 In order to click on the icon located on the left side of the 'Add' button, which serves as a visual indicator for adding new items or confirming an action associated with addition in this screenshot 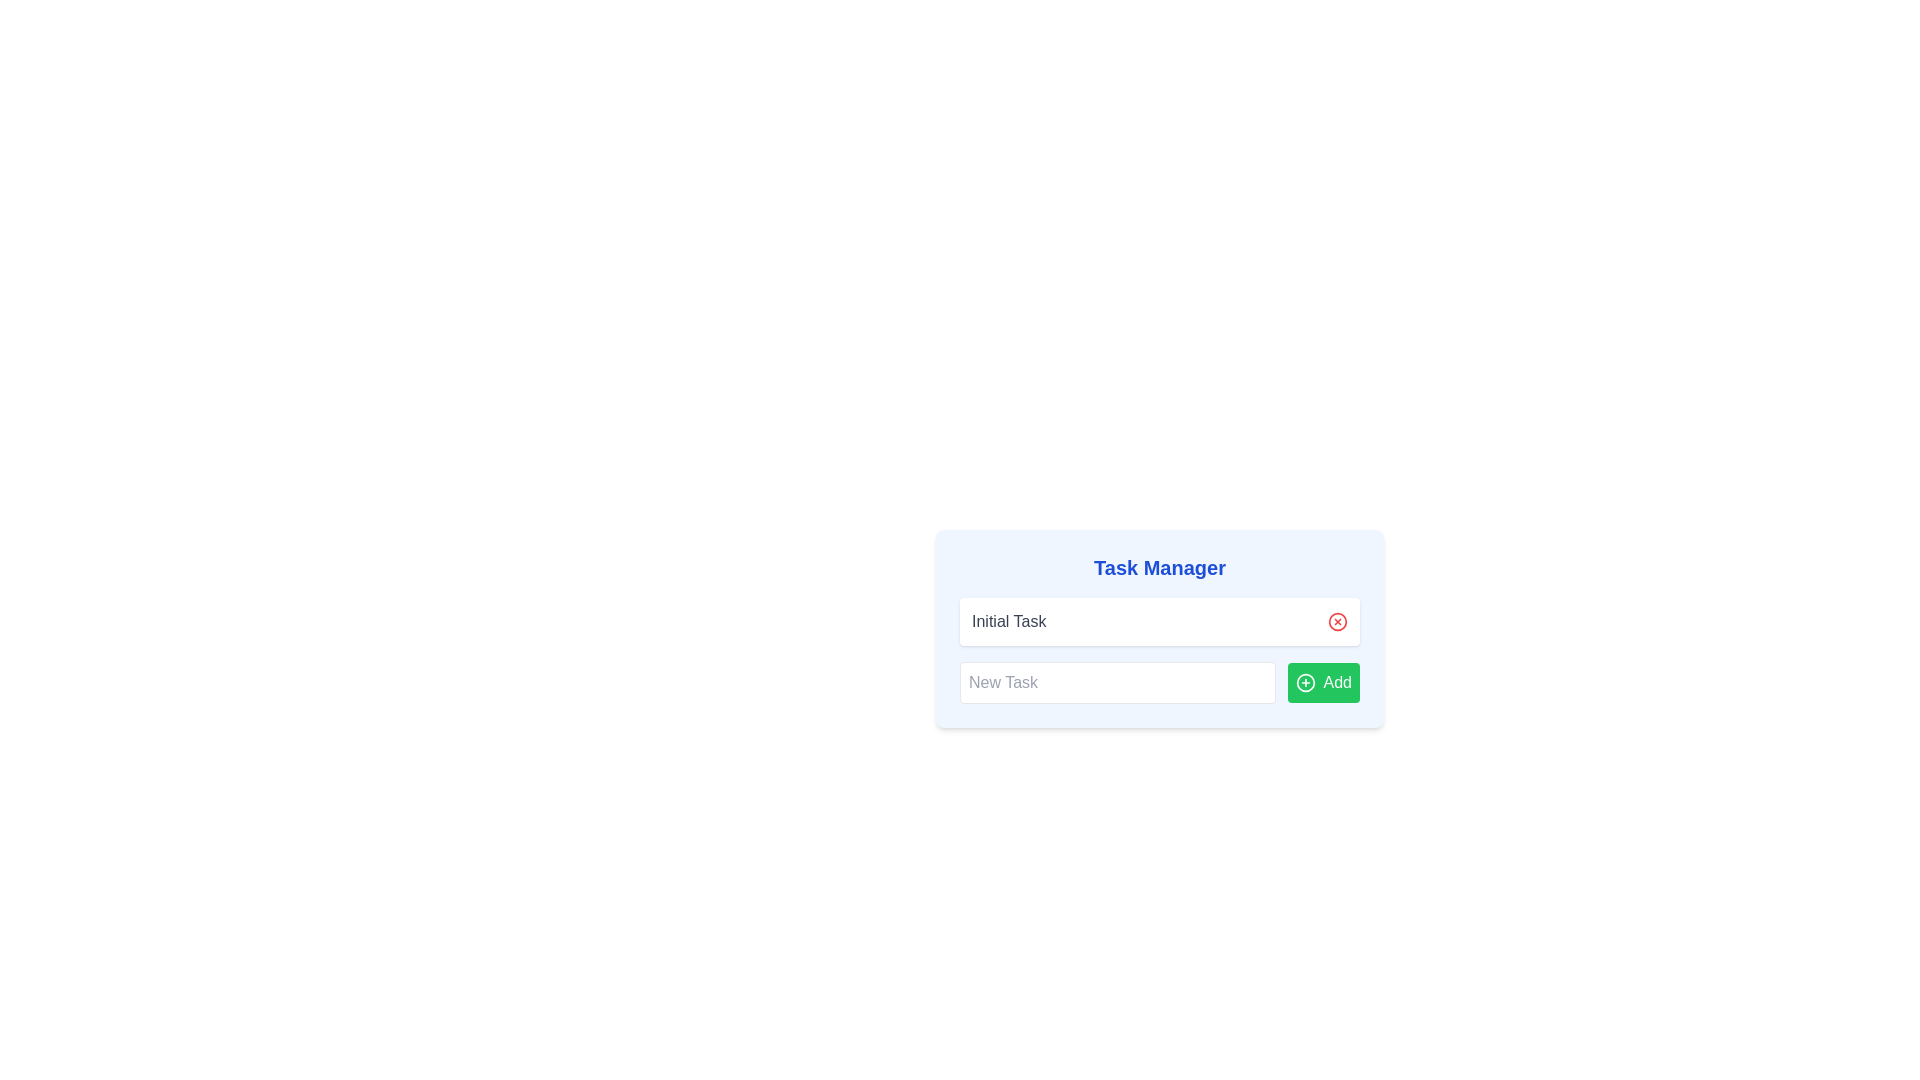, I will do `click(1305, 681)`.